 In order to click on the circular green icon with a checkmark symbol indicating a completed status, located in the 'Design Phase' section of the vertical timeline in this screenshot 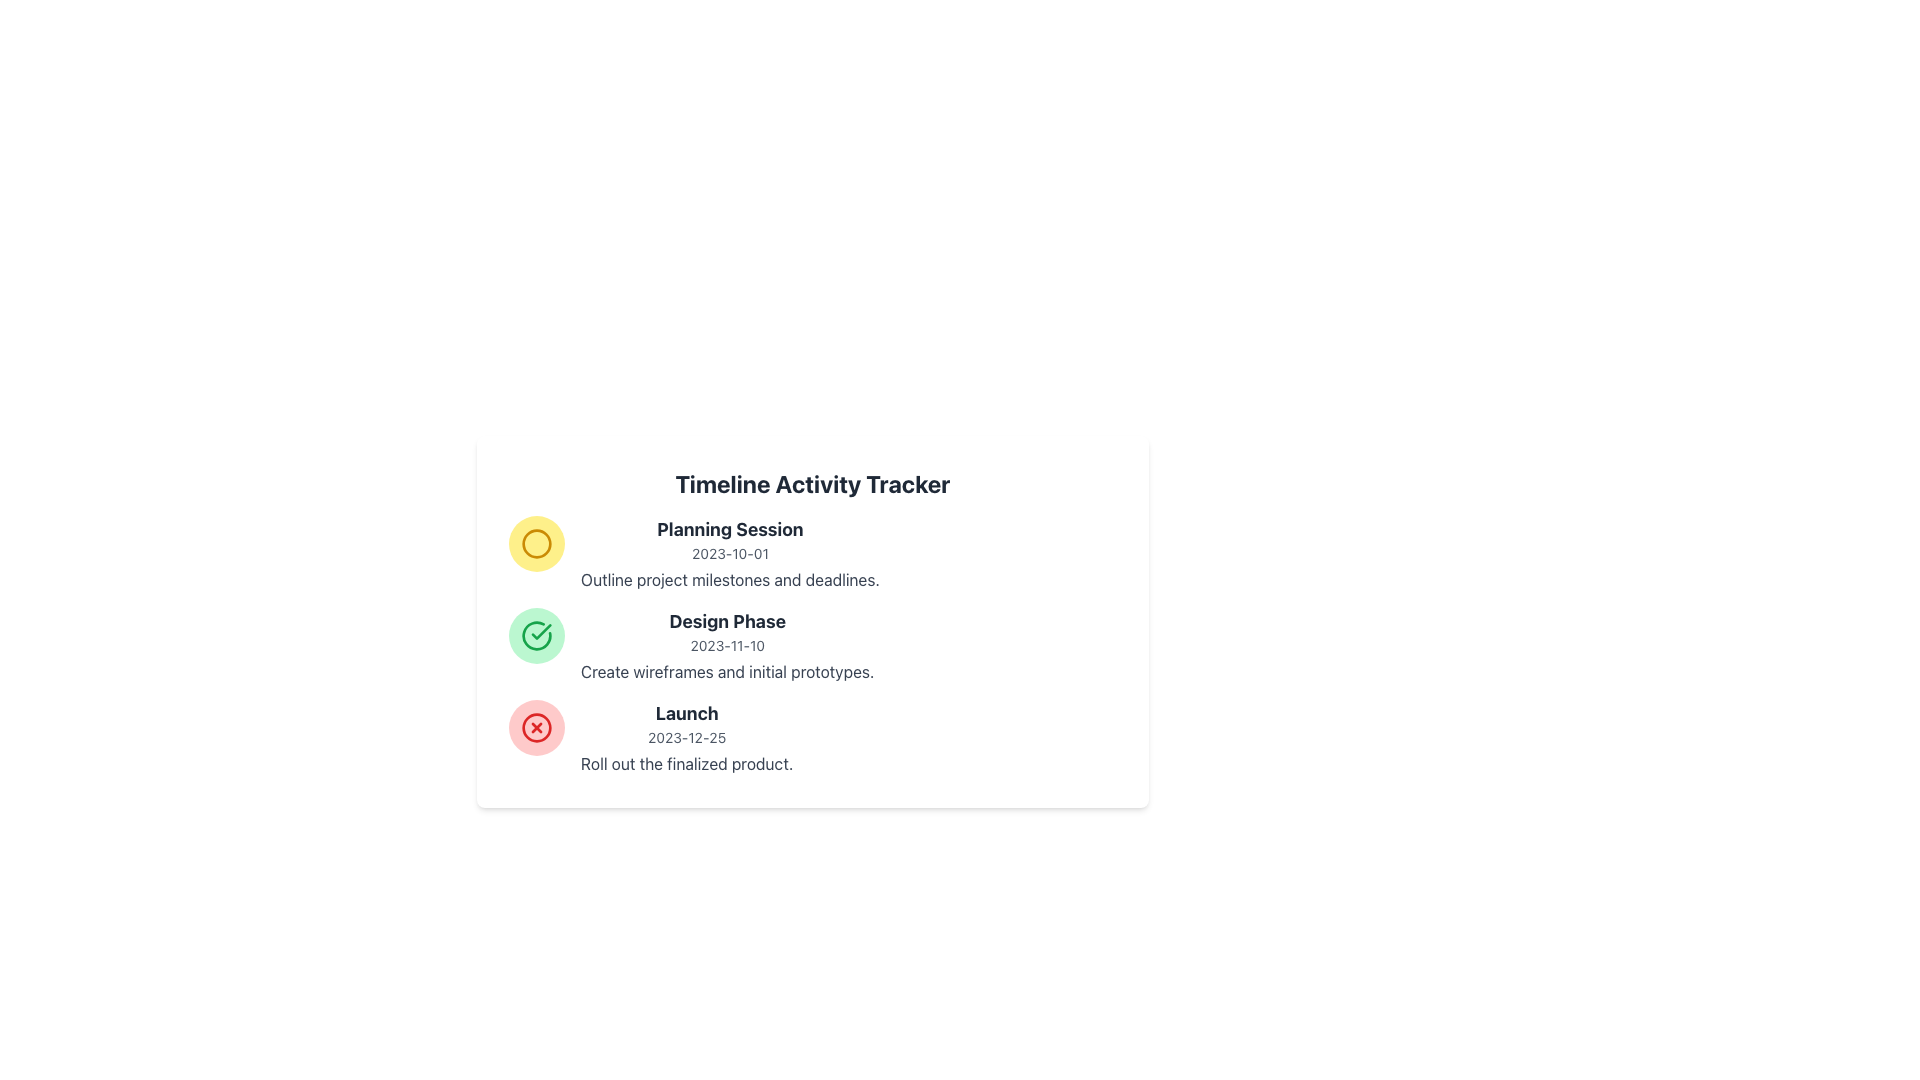, I will do `click(537, 636)`.